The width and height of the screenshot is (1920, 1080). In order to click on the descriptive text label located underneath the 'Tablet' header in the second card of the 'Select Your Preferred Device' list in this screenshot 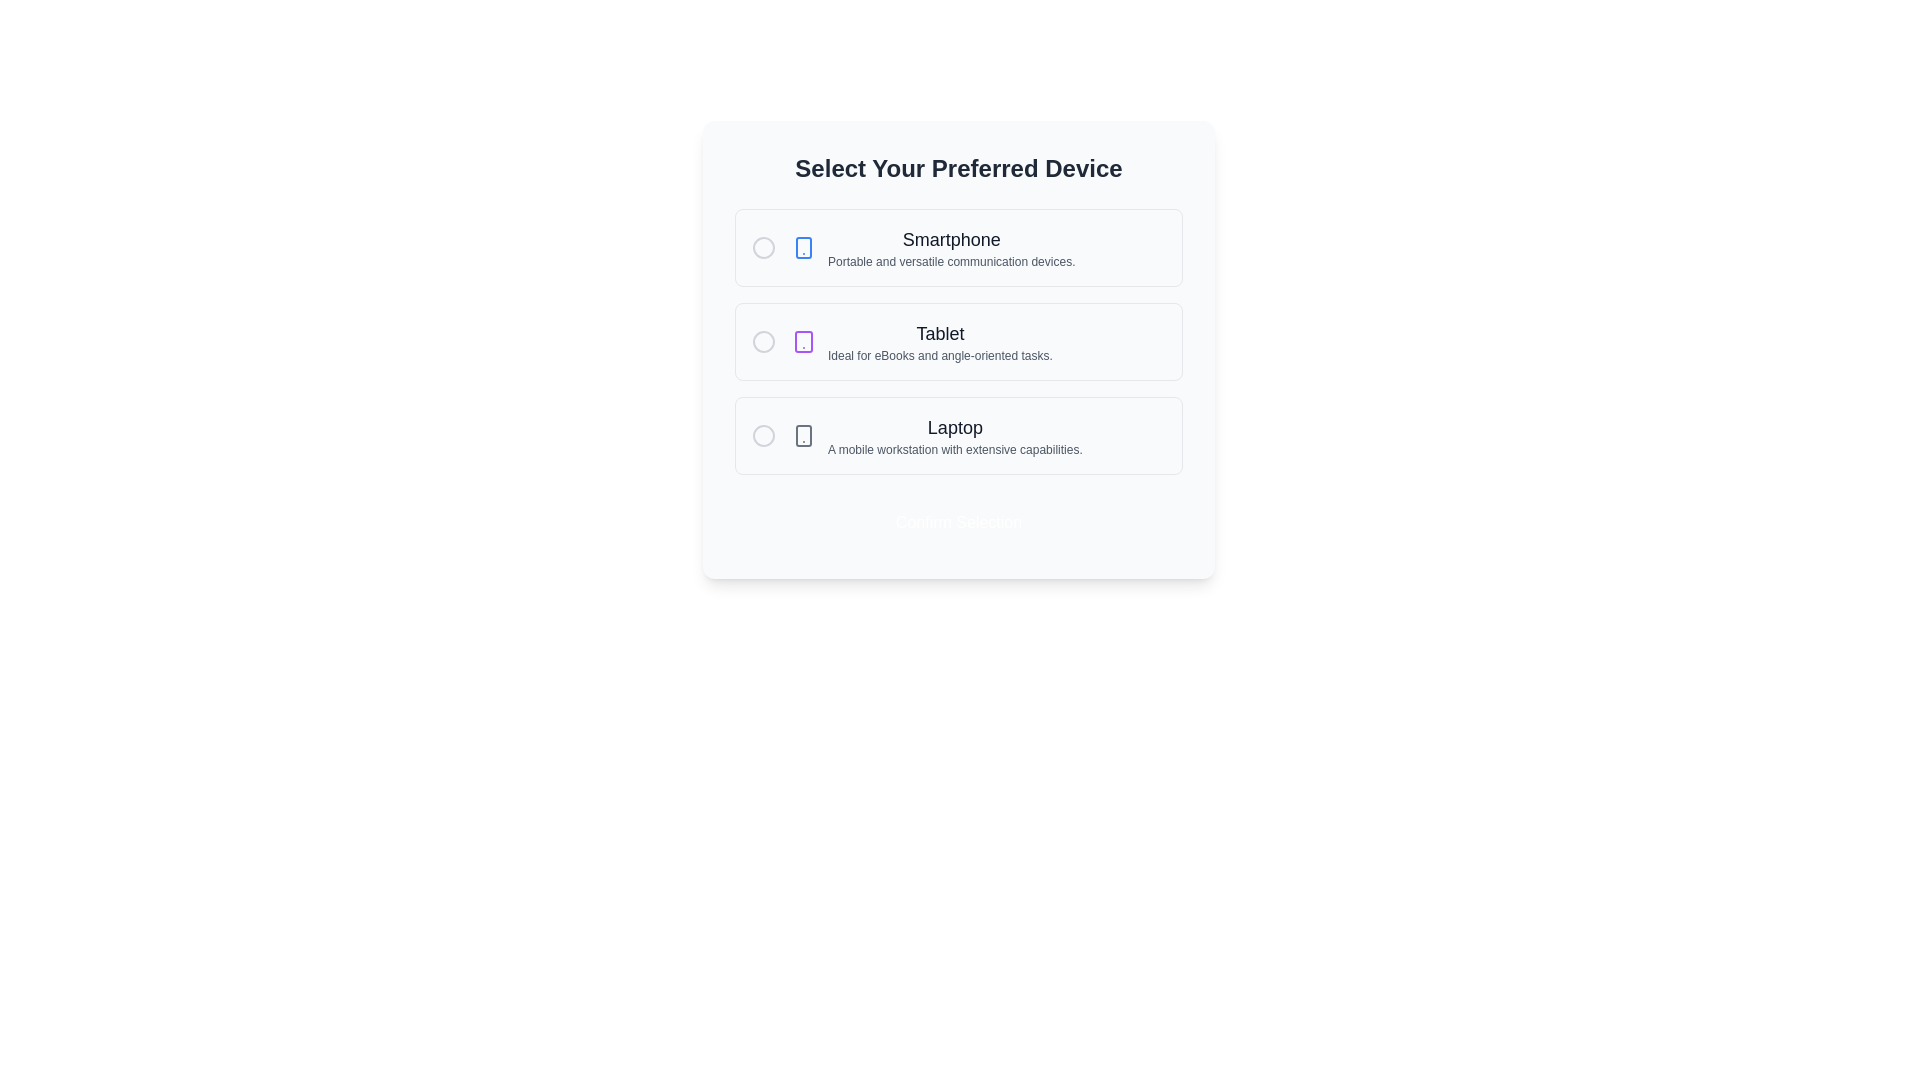, I will do `click(939, 354)`.